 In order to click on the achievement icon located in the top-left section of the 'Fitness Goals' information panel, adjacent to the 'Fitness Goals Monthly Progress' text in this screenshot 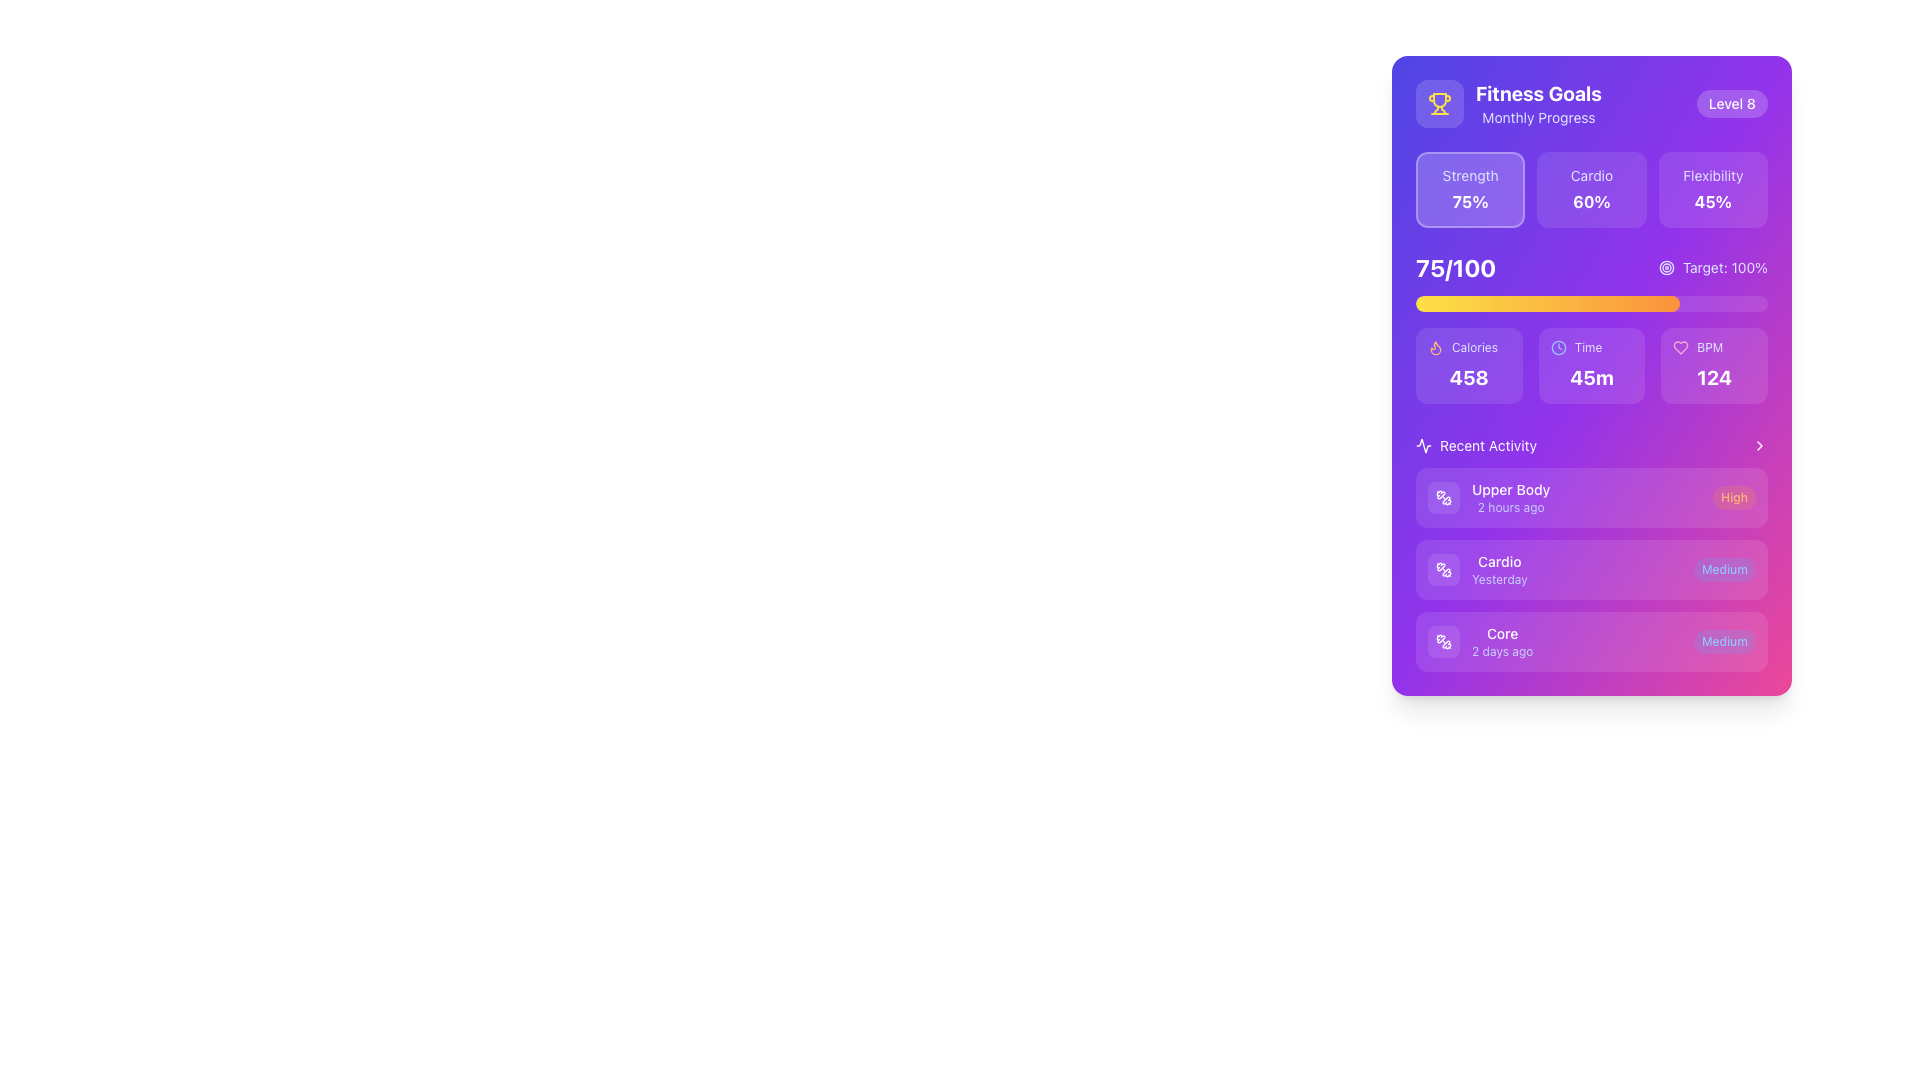, I will do `click(1440, 104)`.